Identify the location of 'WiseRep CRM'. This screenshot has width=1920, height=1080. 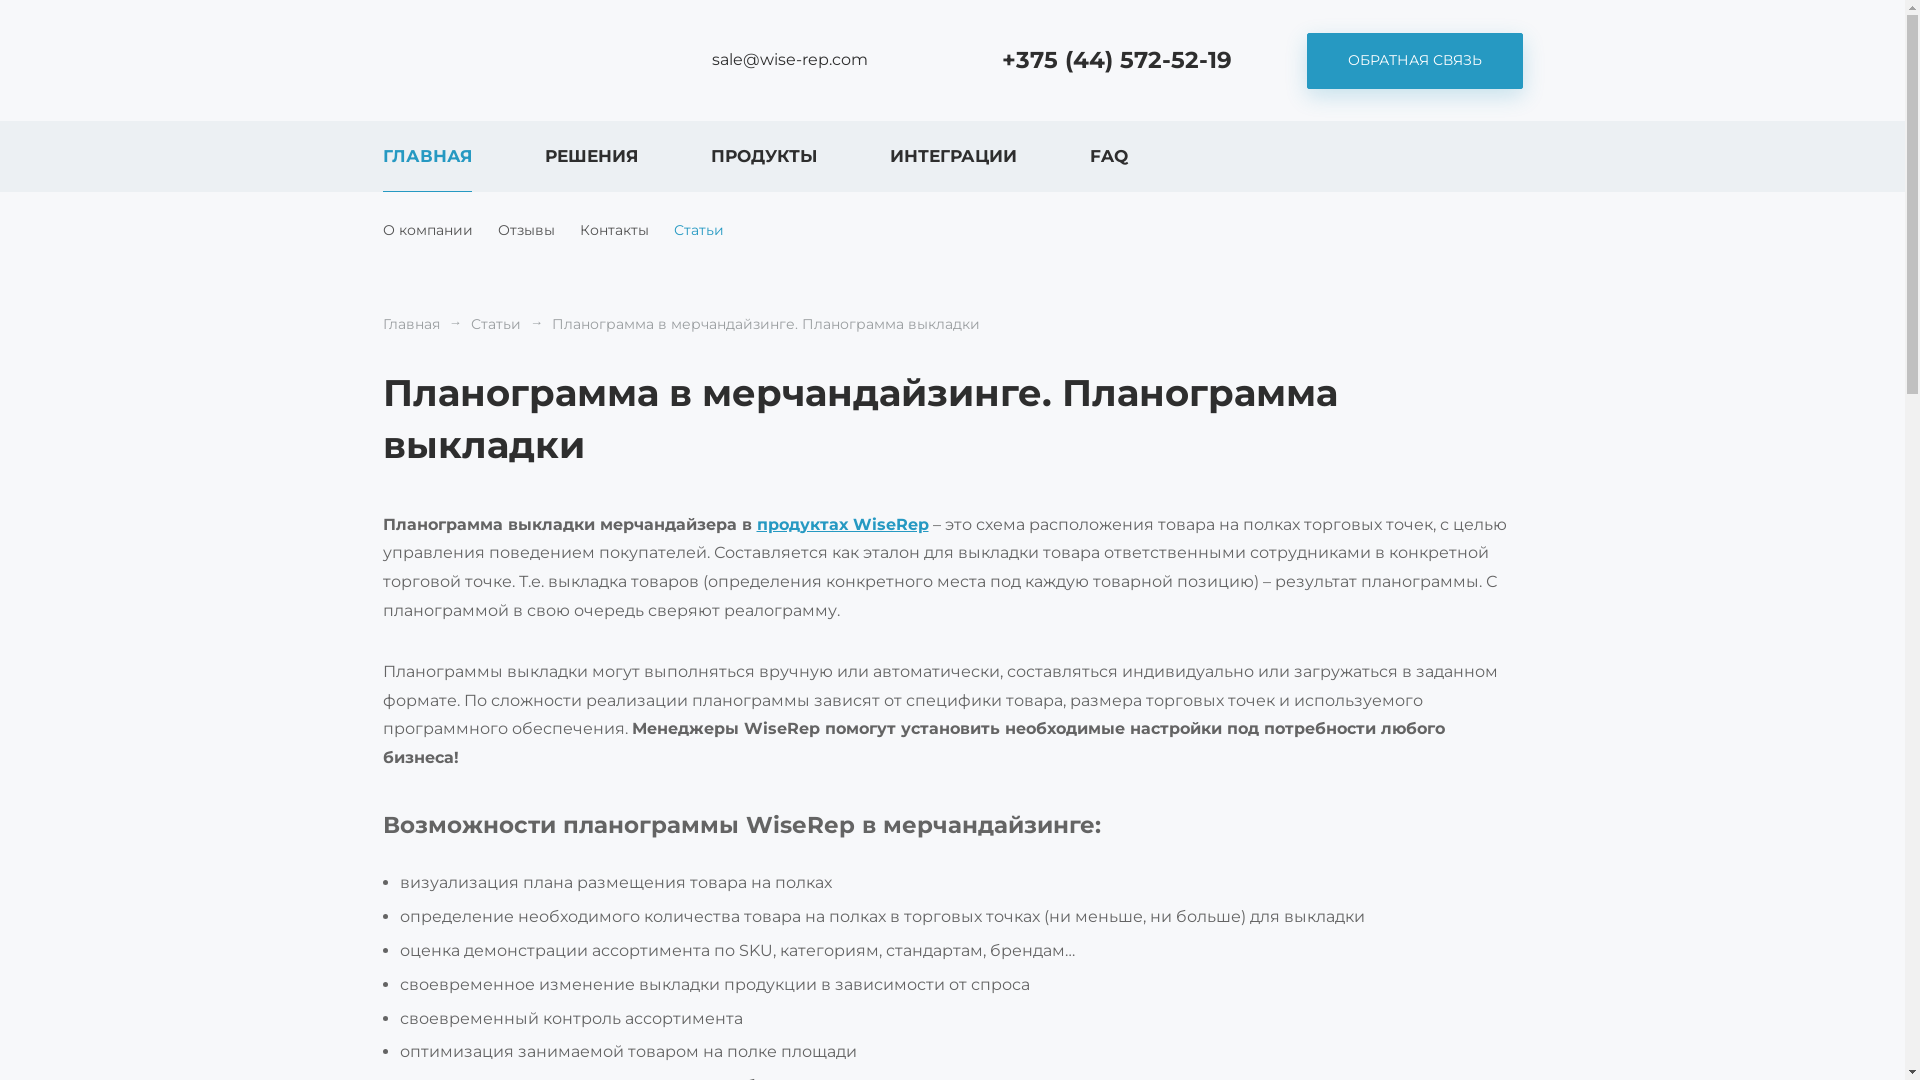
(475, 59).